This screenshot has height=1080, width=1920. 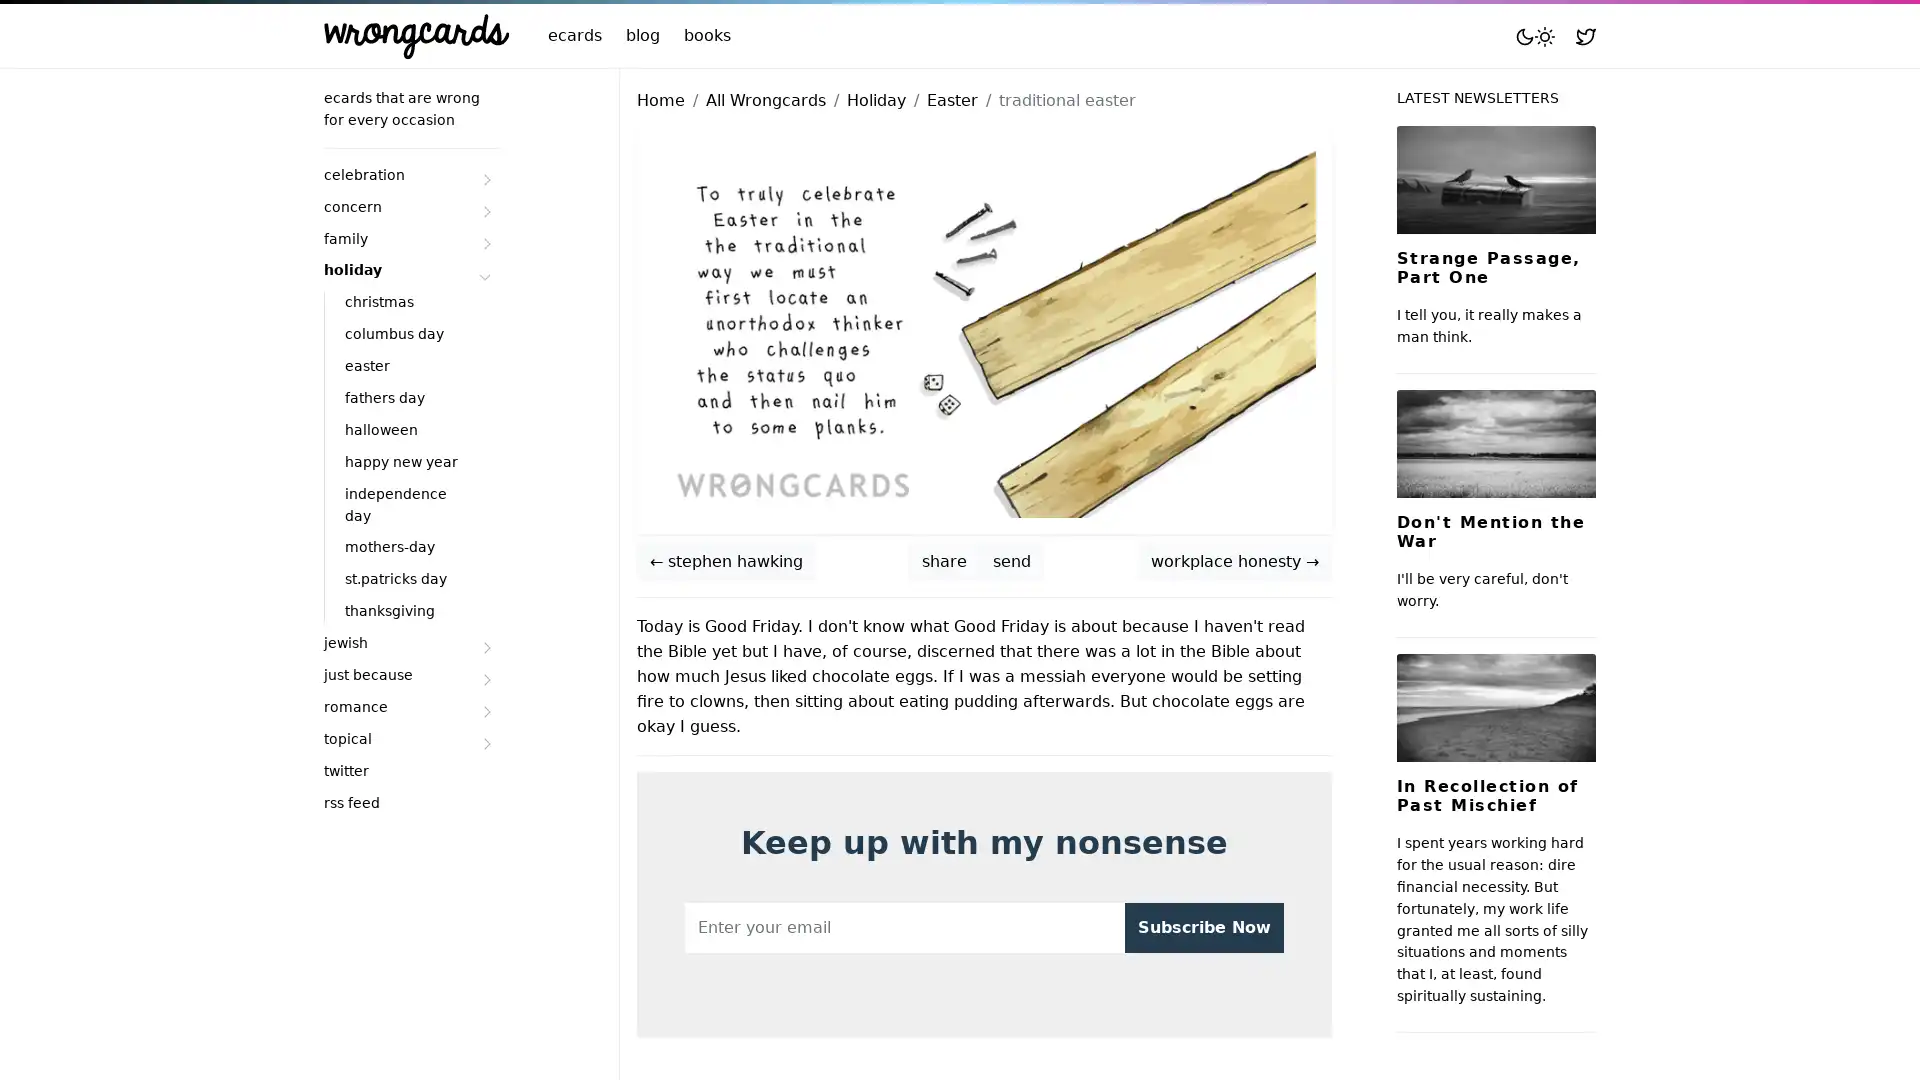 I want to click on Submenu, so click(x=484, y=274).